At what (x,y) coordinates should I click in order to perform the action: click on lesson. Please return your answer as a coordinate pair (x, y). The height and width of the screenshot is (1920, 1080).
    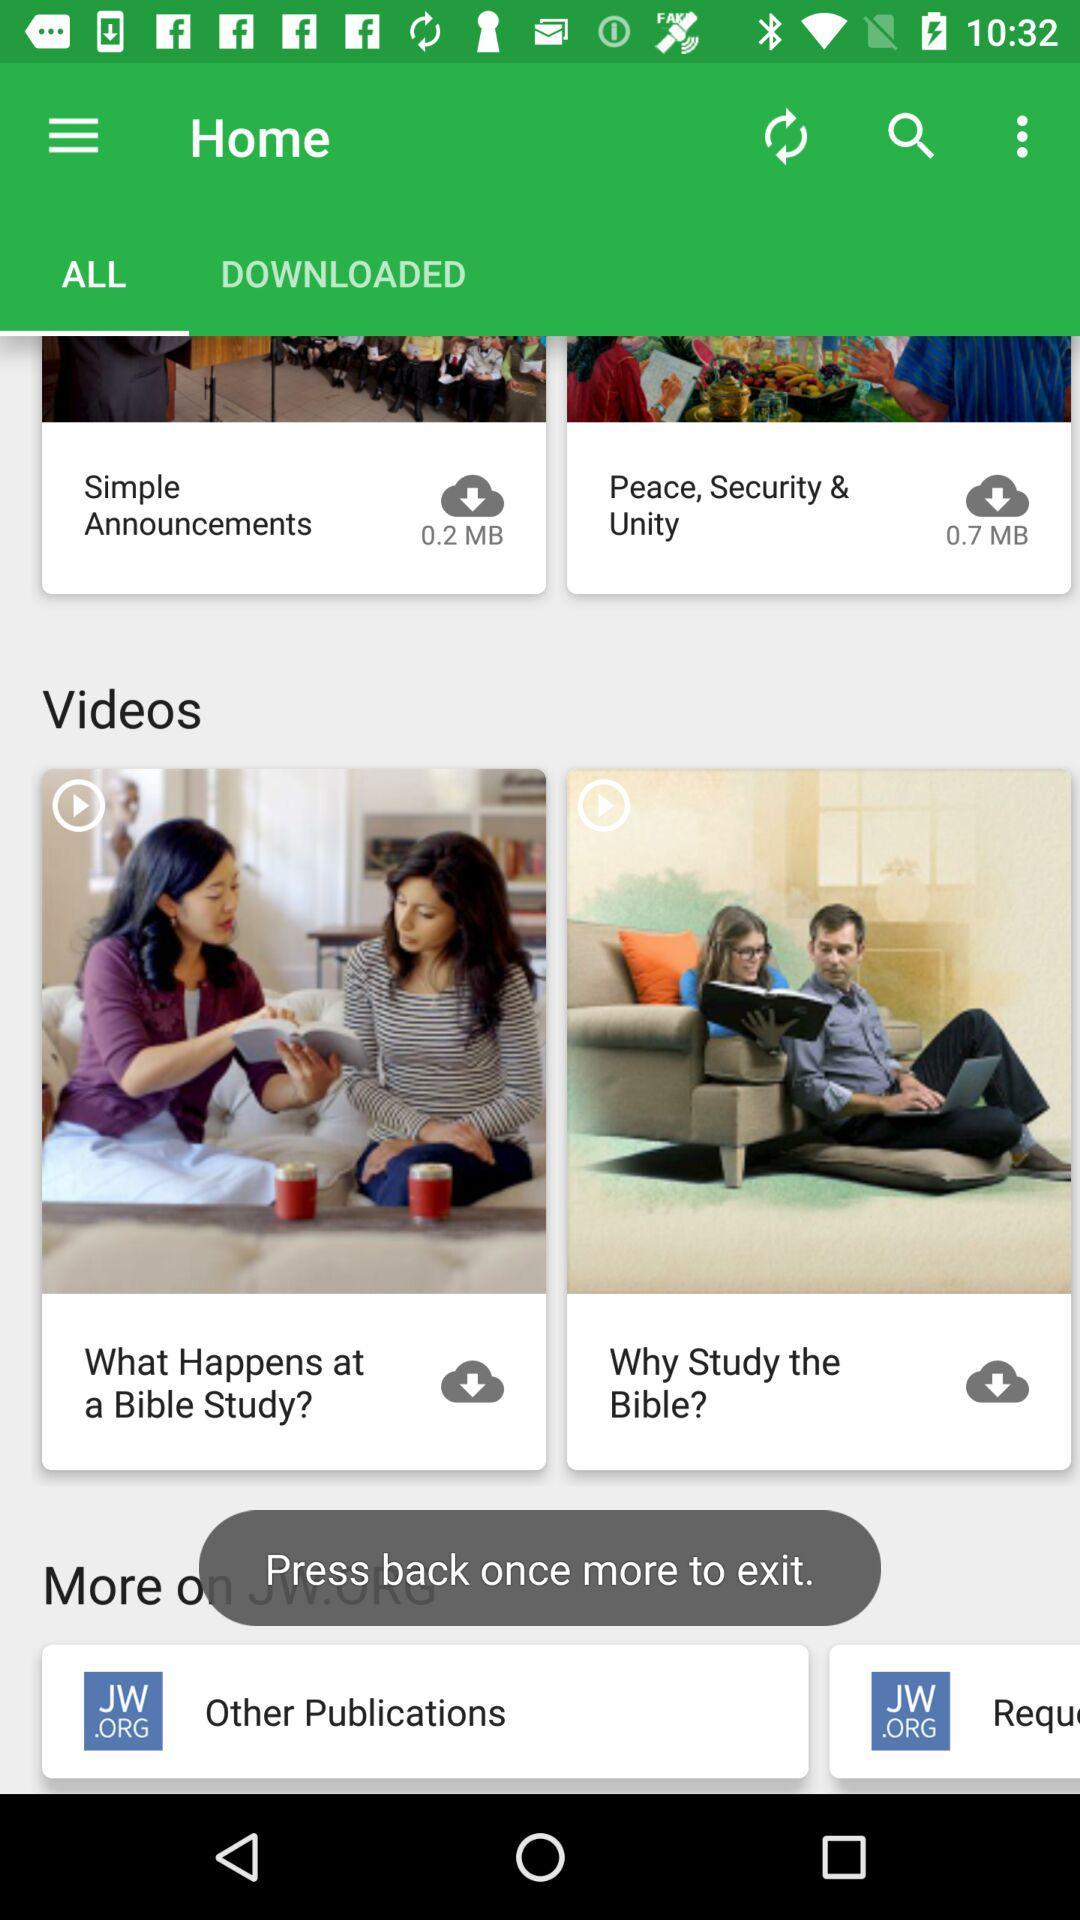
    Looking at the image, I should click on (293, 379).